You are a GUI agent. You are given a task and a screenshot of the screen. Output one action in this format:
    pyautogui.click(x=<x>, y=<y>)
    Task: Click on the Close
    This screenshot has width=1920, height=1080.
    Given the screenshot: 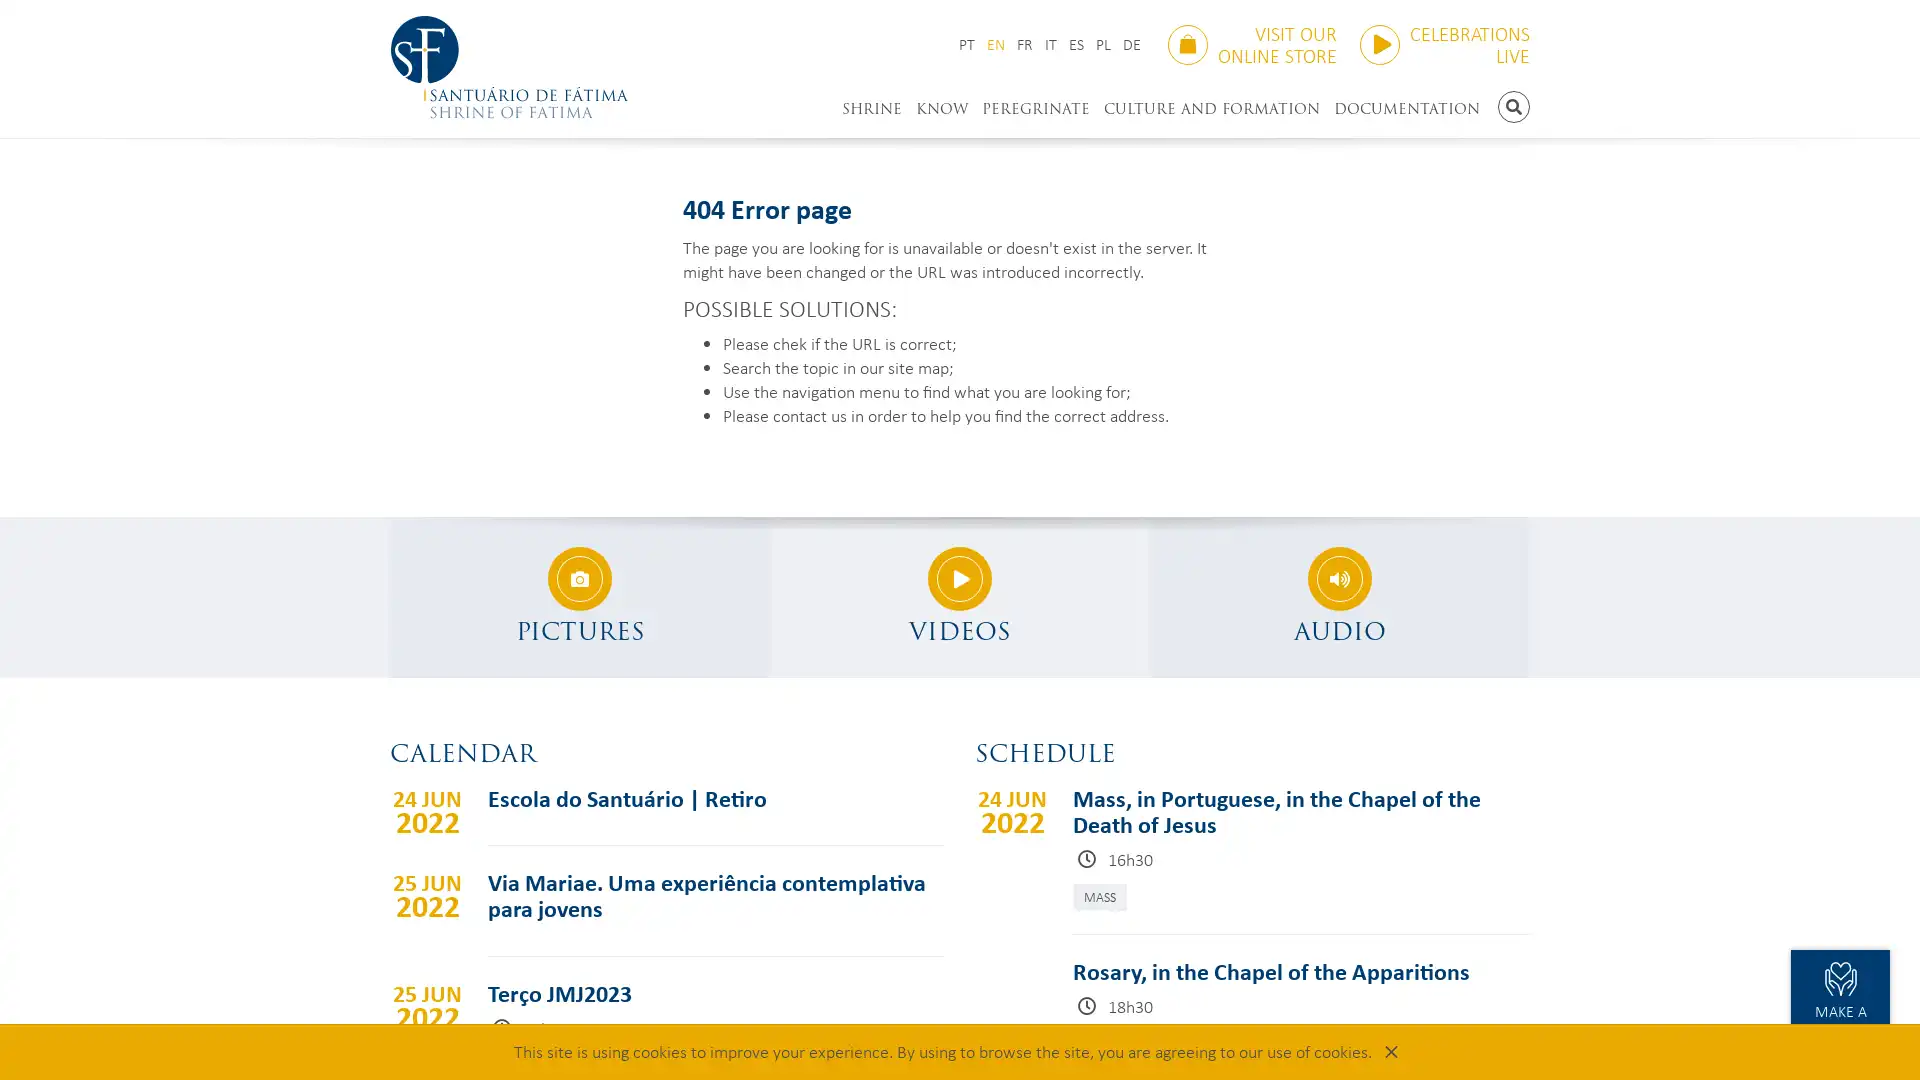 What is the action you would take?
    pyautogui.click(x=1390, y=1052)
    